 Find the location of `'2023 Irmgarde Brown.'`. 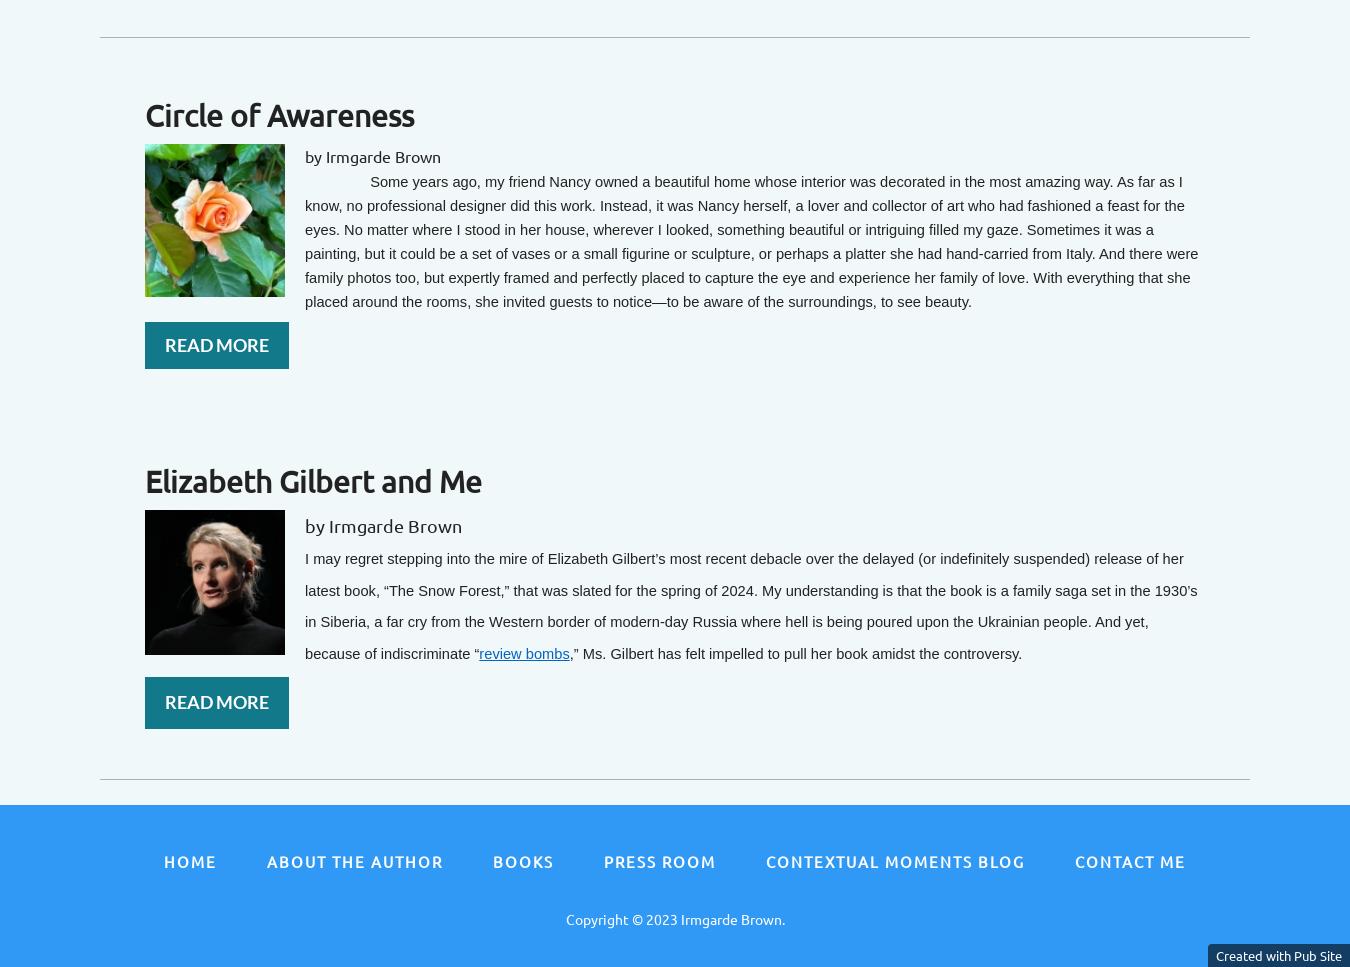

'2023 Irmgarde Brown.' is located at coordinates (645, 919).